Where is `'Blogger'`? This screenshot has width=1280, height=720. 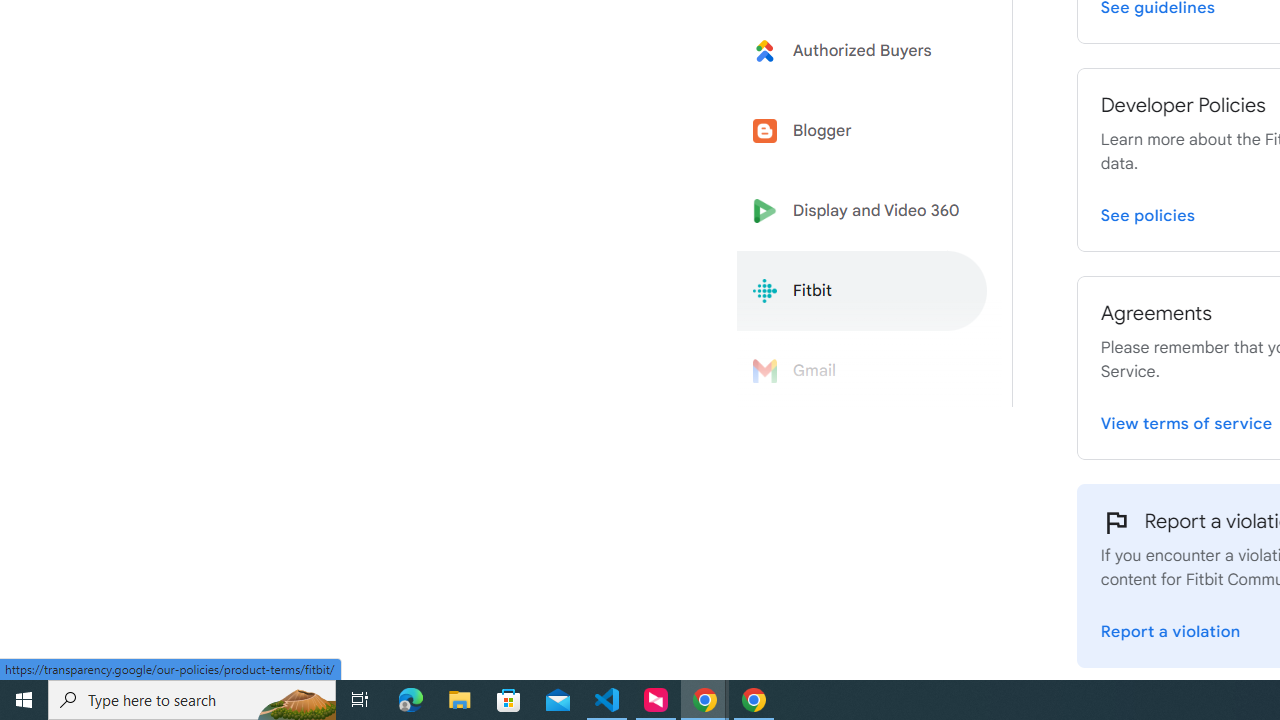
'Blogger' is located at coordinates (862, 131).